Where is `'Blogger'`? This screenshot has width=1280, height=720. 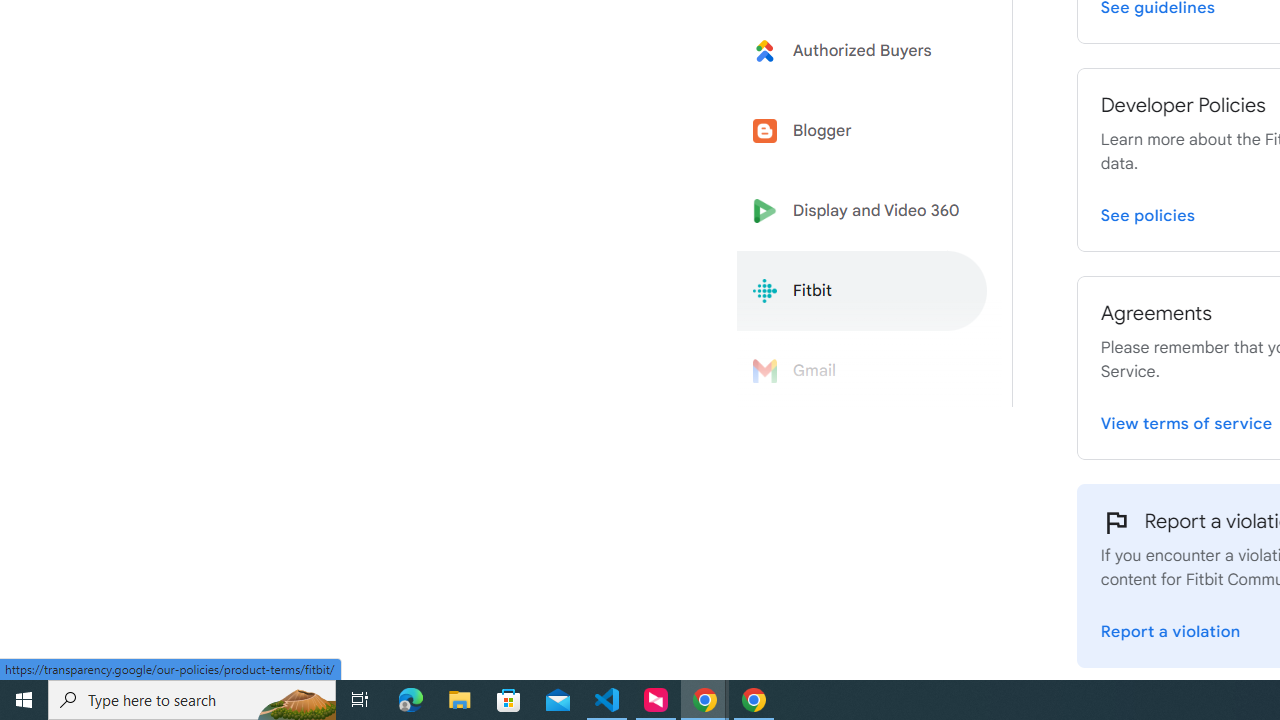
'Blogger' is located at coordinates (862, 131).